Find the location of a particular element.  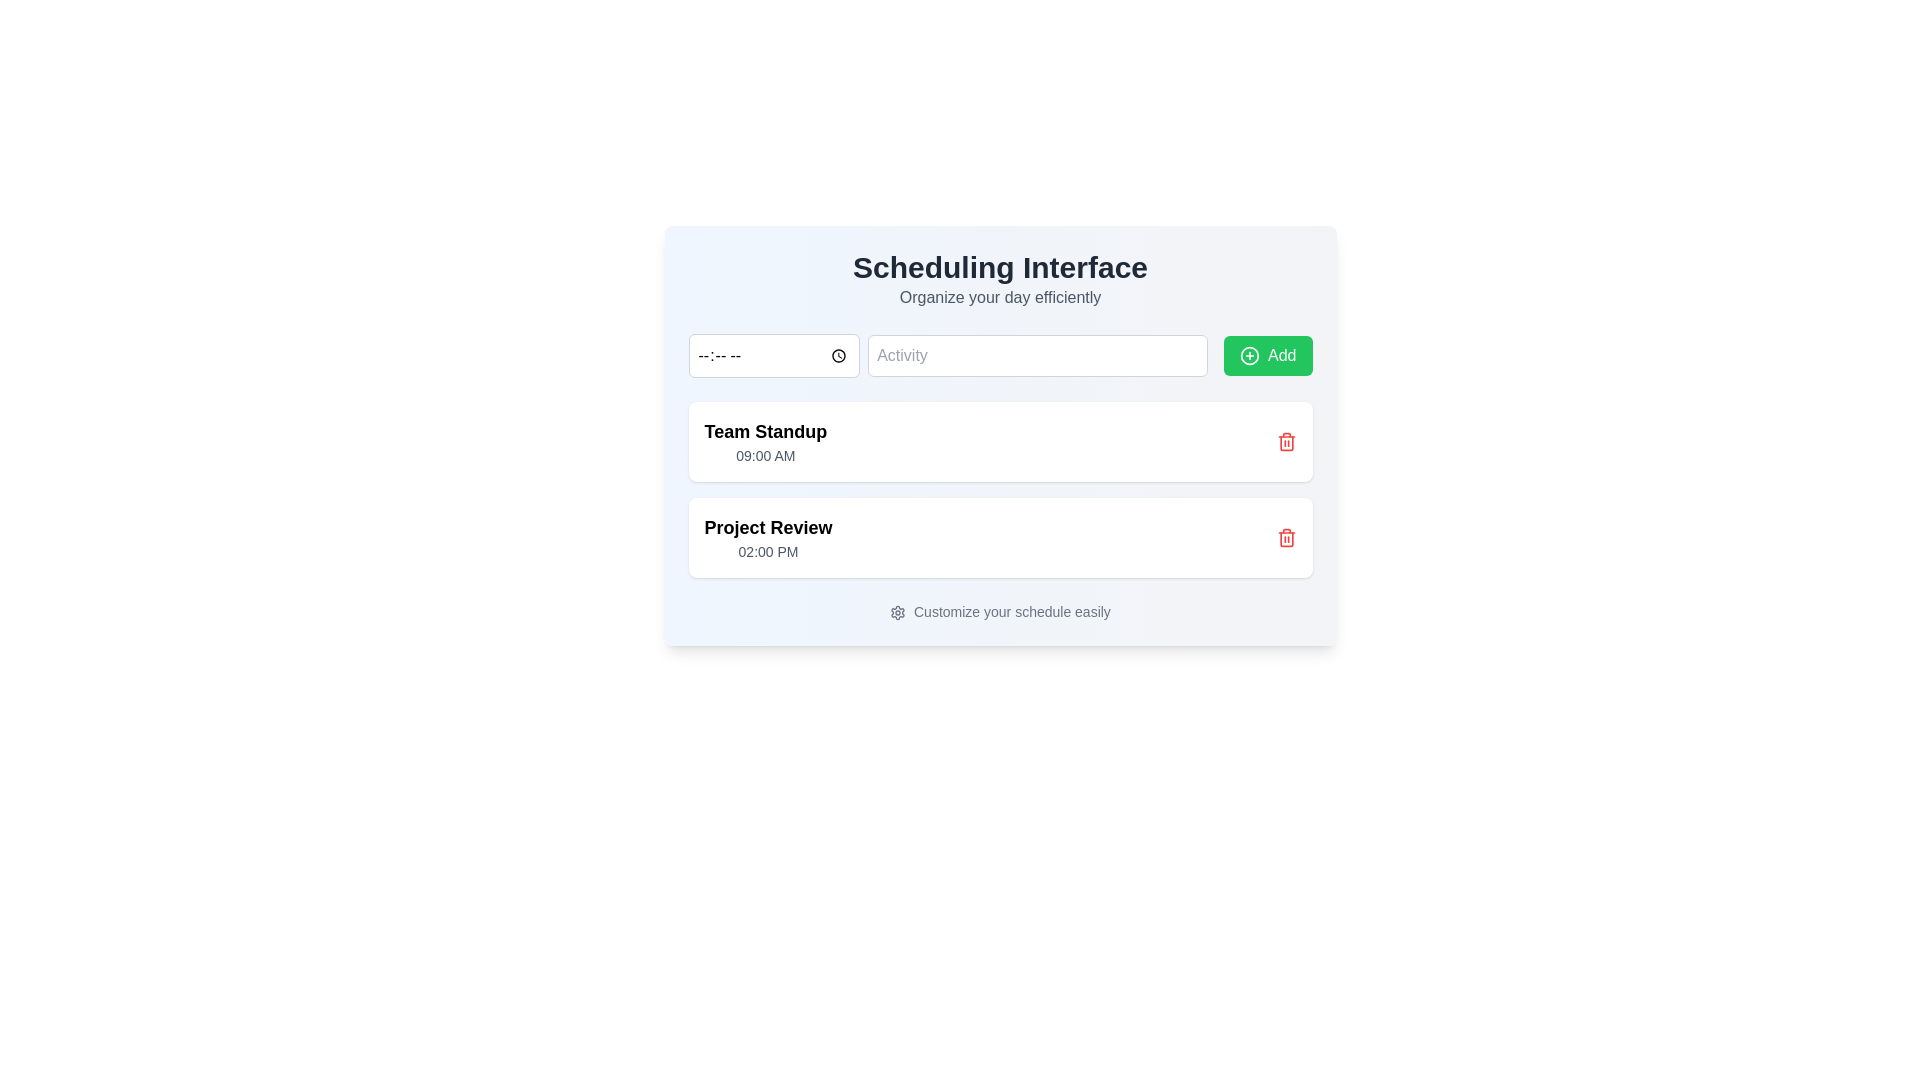

the 'Project Review' text block, which displays a bolded title and a timestamp is located at coordinates (767, 536).